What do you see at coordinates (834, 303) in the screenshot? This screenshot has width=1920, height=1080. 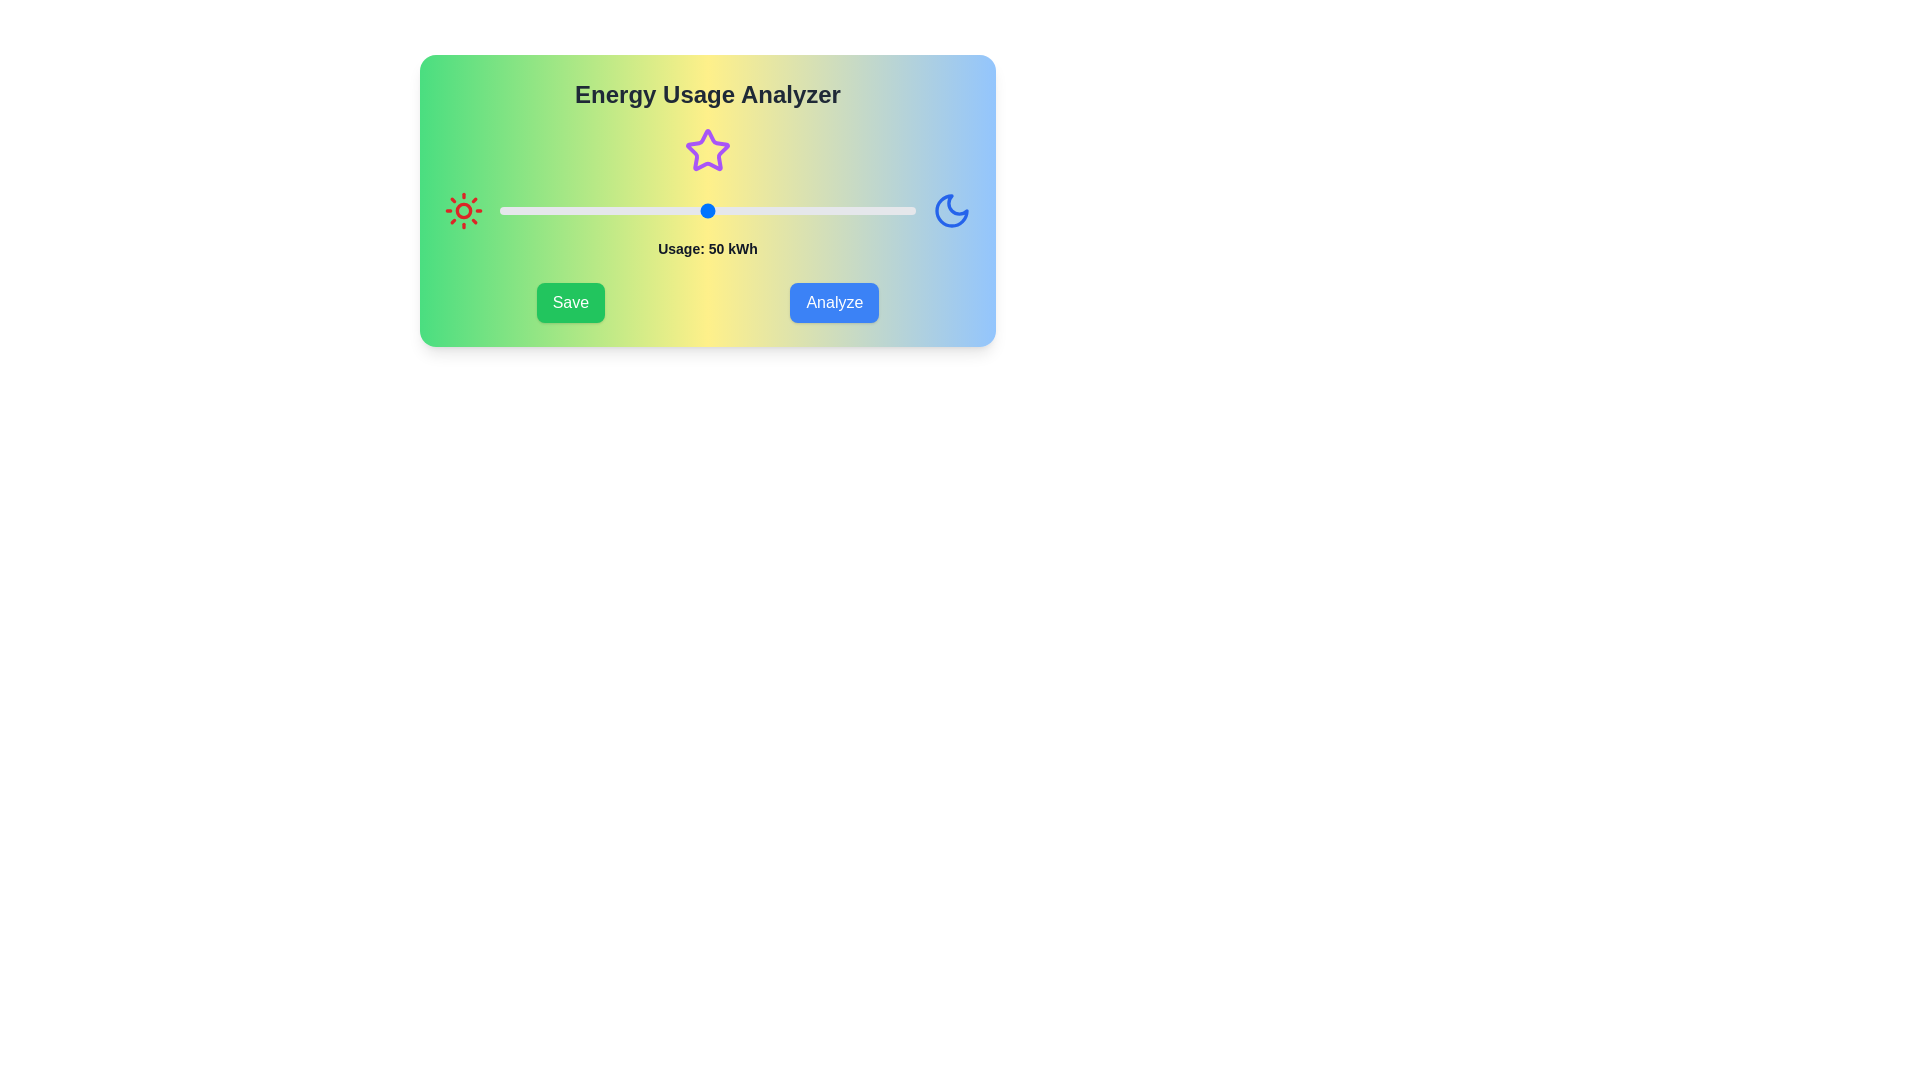 I see `the 'Analyze' button to initiate the analysis process` at bounding box center [834, 303].